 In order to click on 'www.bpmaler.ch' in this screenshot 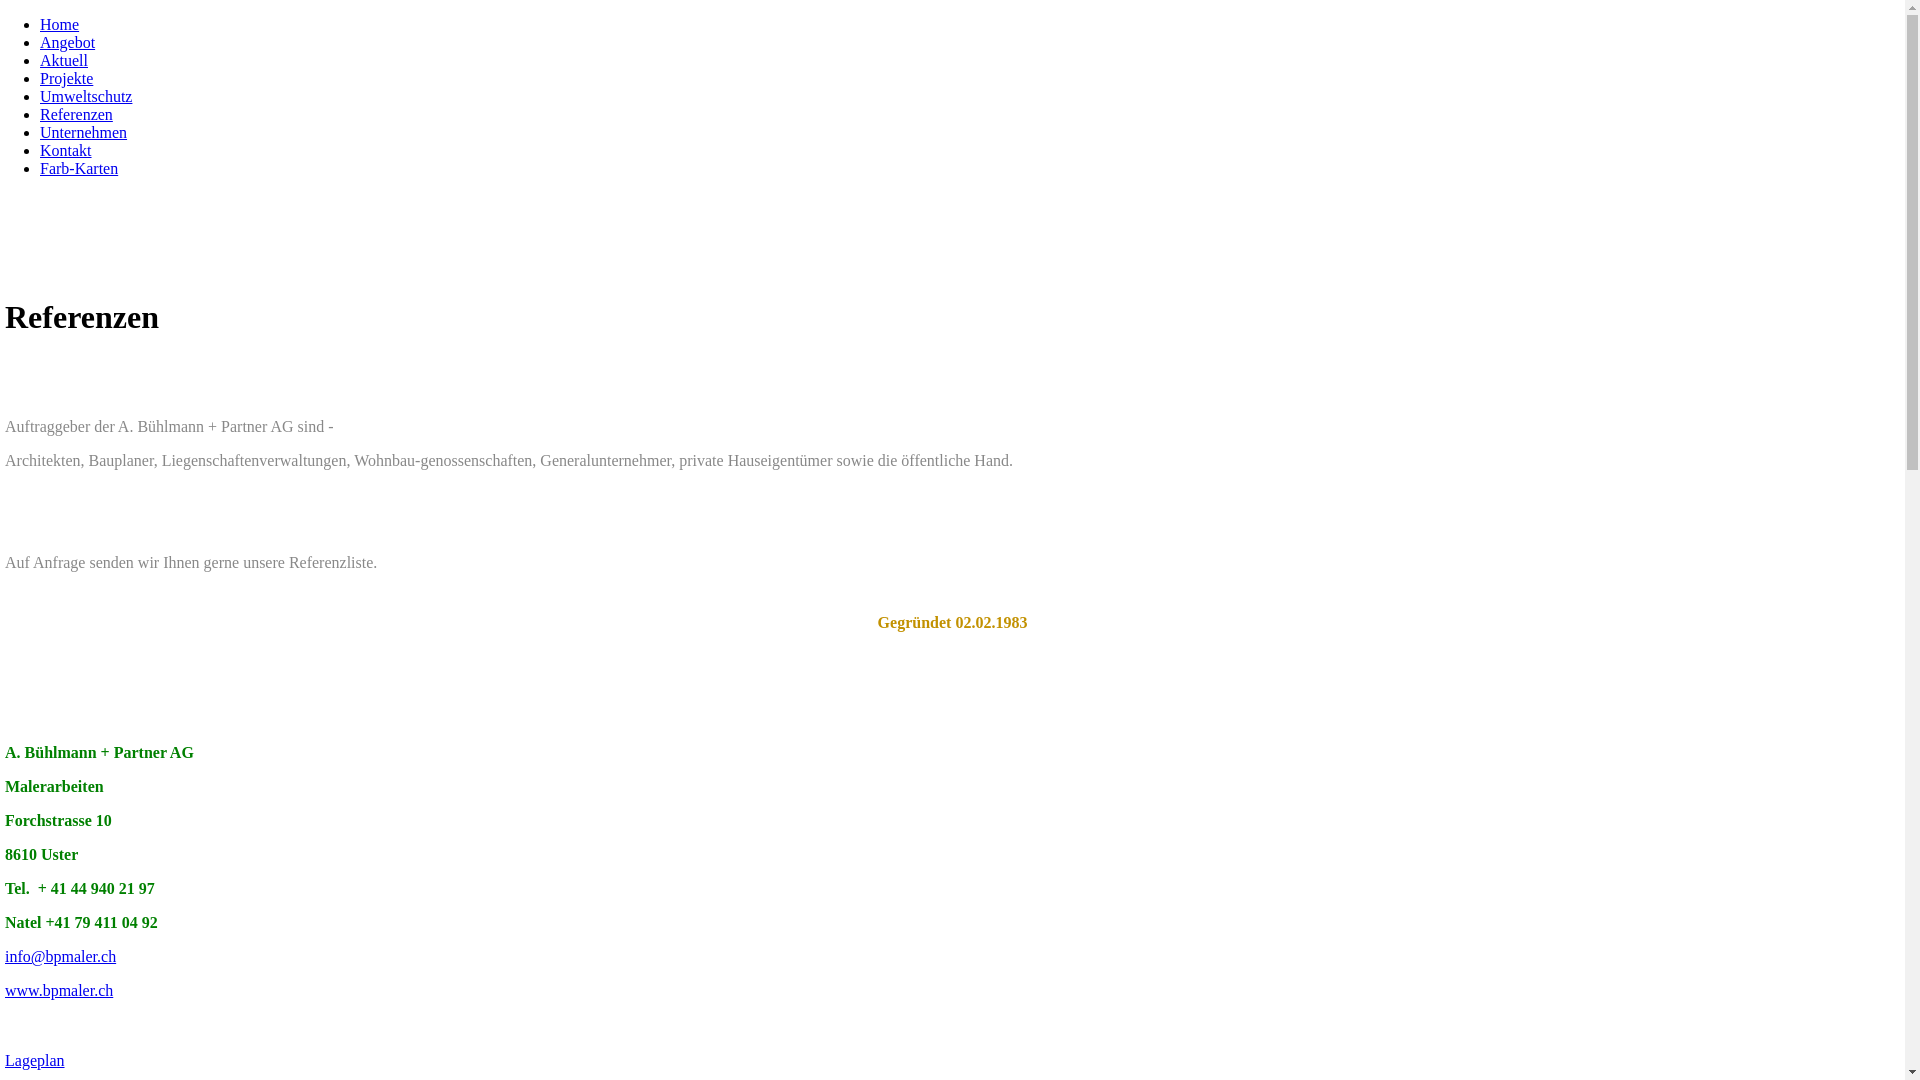, I will do `click(58, 990)`.